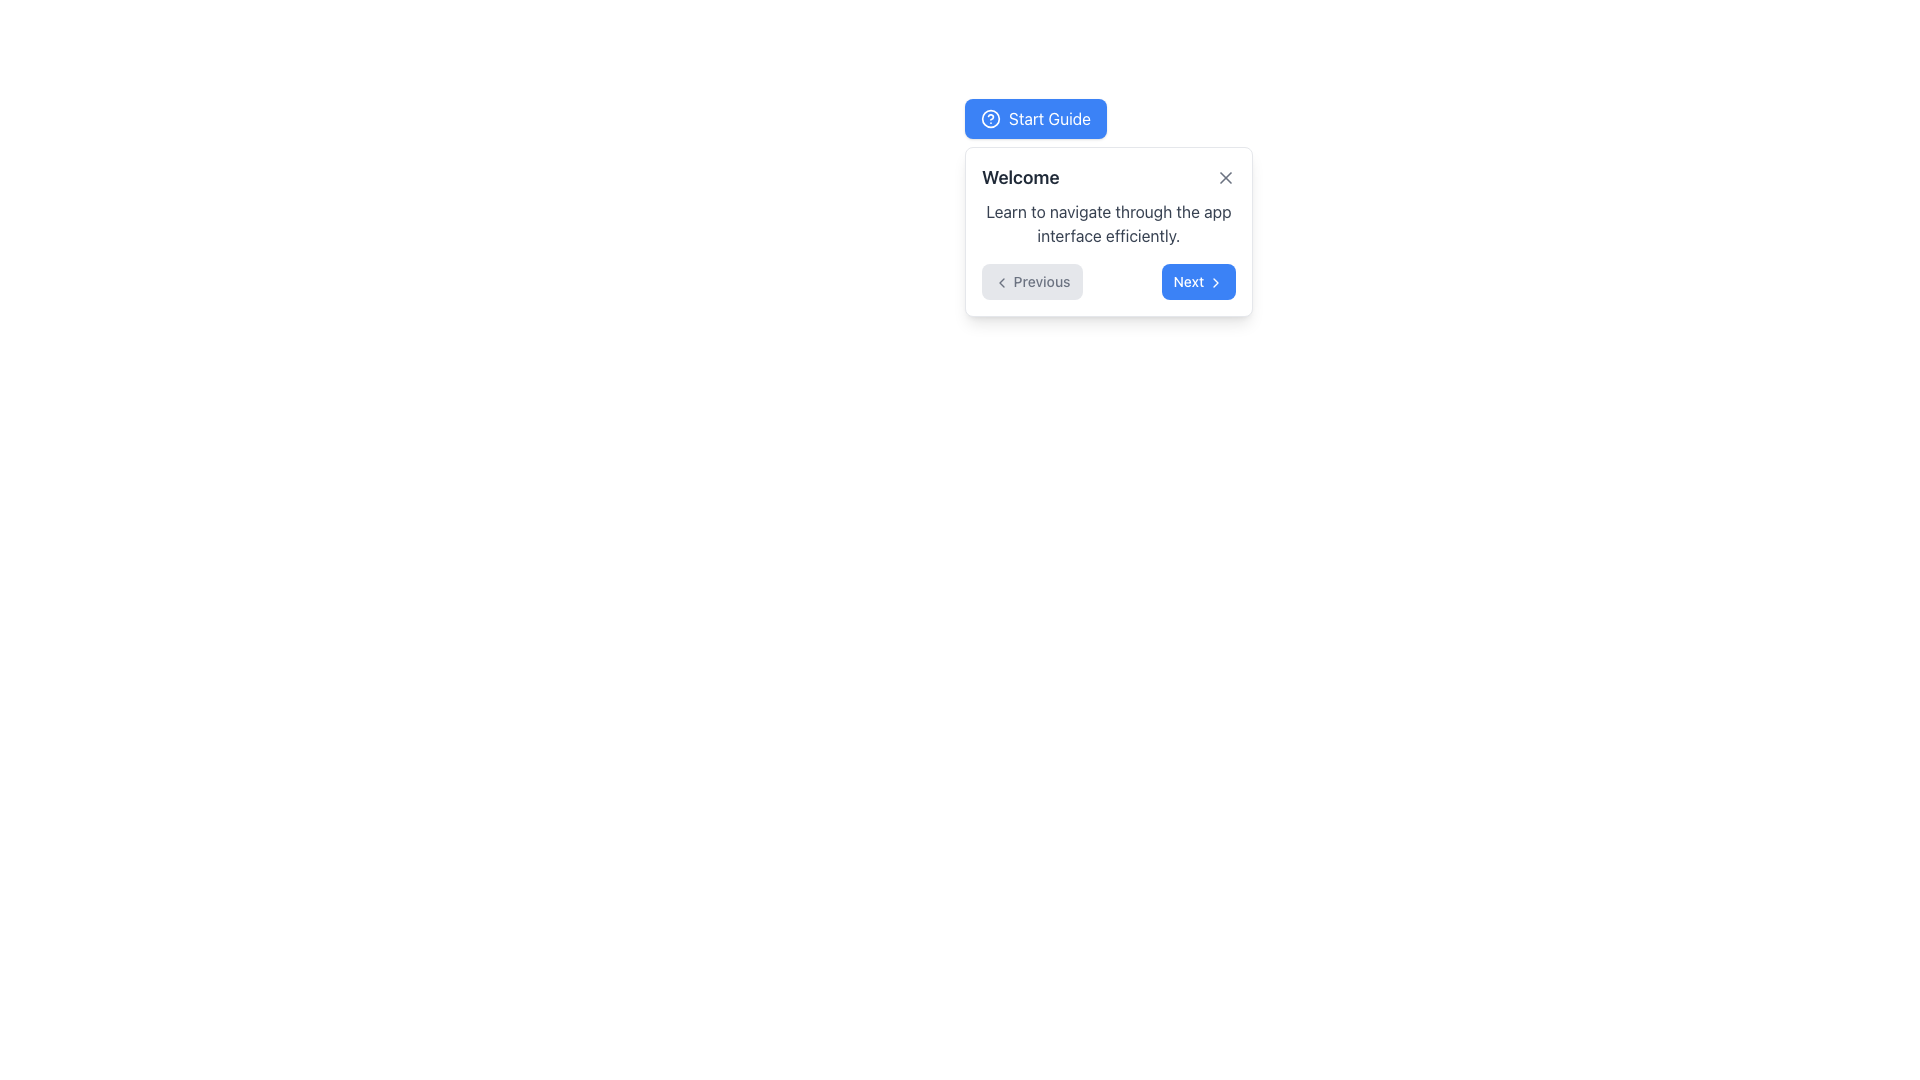 The width and height of the screenshot is (1920, 1080). Describe the element at coordinates (1224, 176) in the screenshot. I see `the Close button represented by an 'X' icon located at the top-right corner of the pop-up card` at that location.